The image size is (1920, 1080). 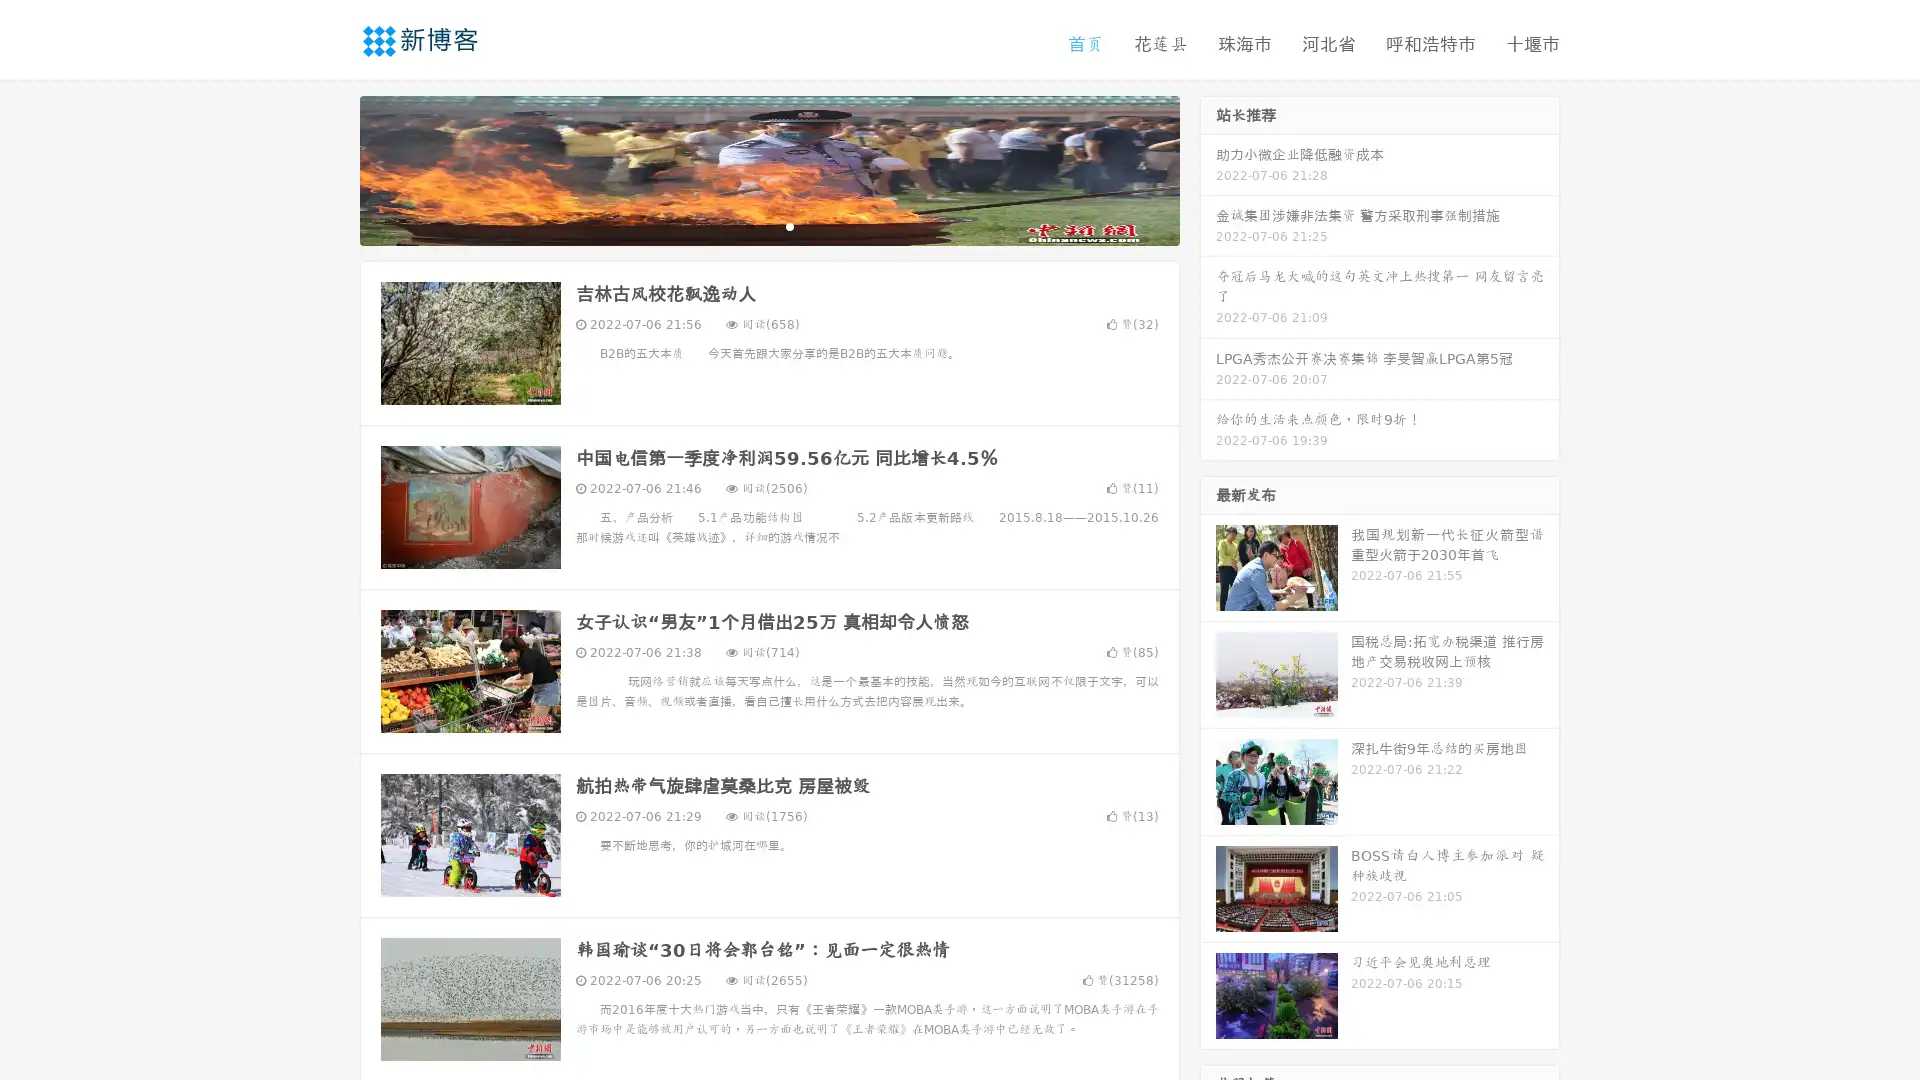 I want to click on Go to slide 1, so click(x=748, y=225).